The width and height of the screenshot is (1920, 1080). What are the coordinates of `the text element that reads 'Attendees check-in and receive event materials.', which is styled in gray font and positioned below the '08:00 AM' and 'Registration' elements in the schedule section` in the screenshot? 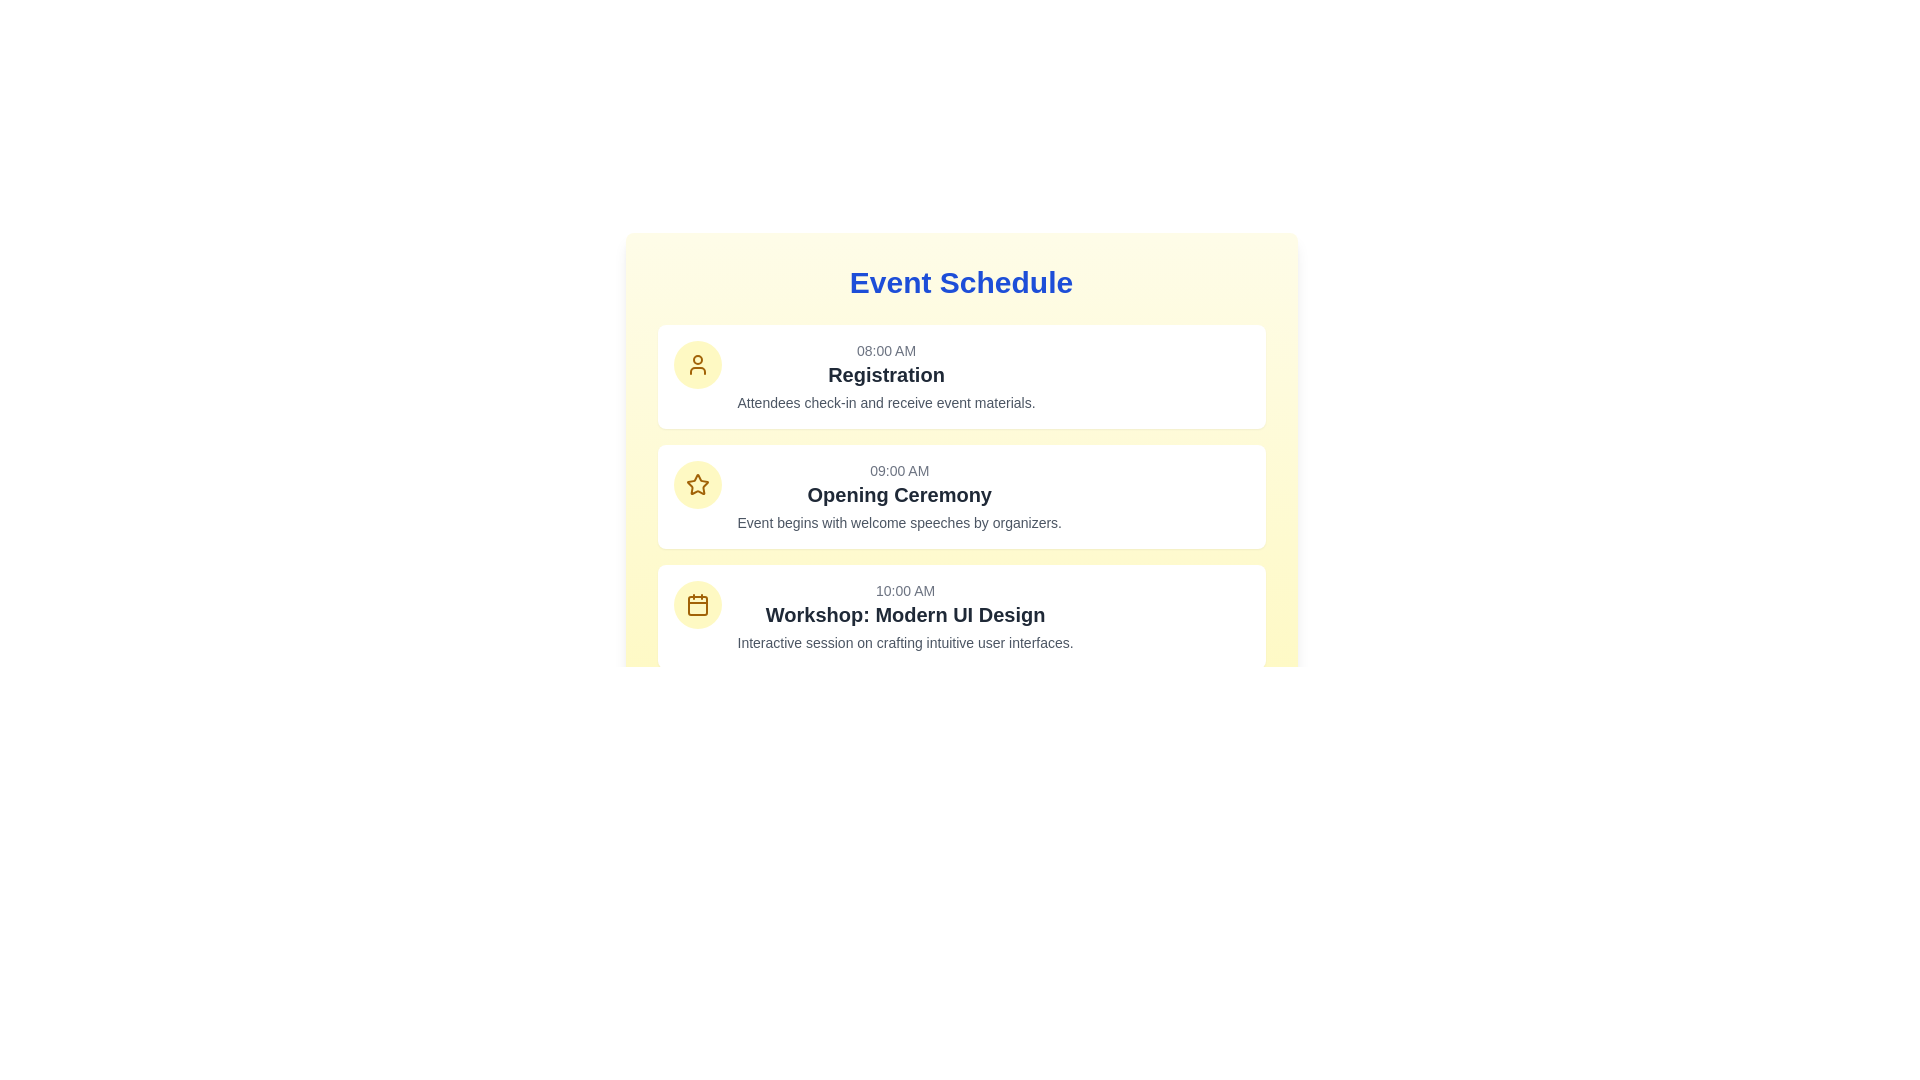 It's located at (885, 402).